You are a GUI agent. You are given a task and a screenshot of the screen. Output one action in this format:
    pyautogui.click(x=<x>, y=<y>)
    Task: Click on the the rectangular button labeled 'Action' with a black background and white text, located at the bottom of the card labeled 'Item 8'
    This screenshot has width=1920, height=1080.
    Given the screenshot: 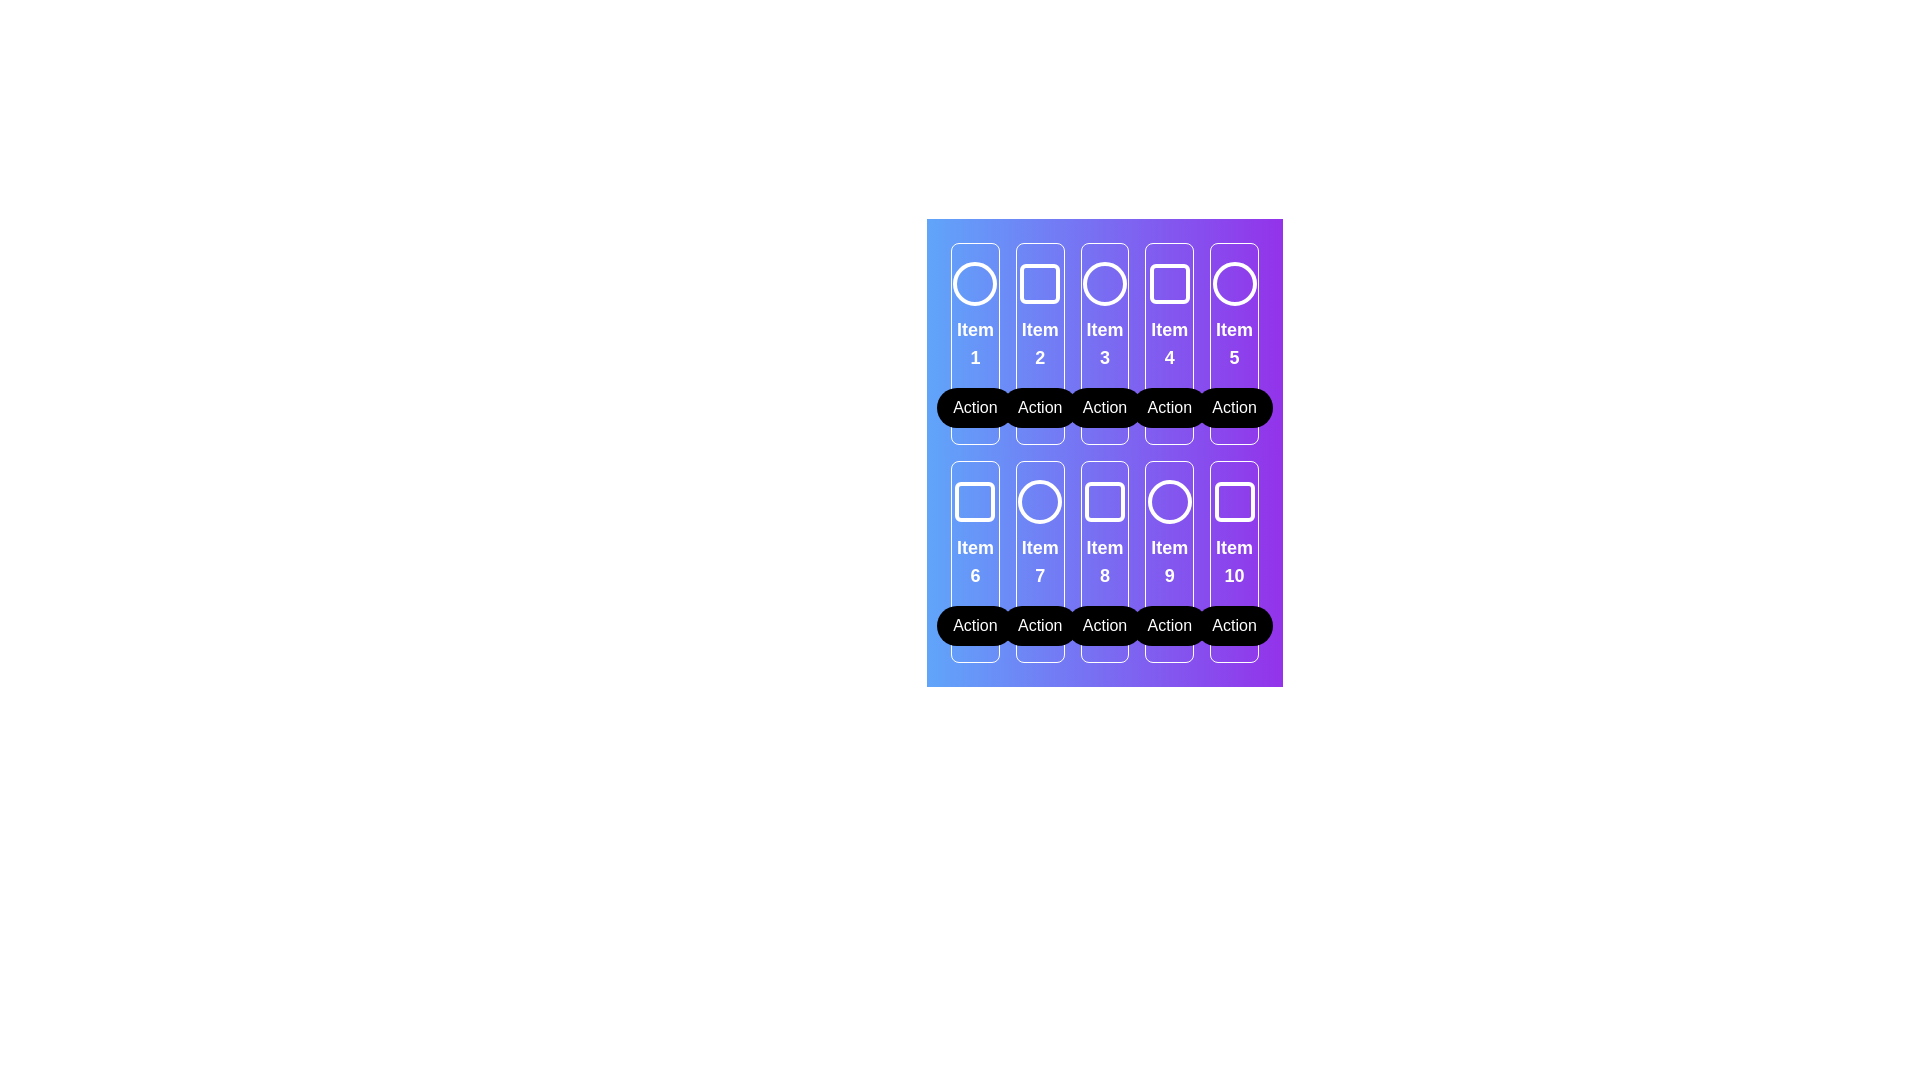 What is the action you would take?
    pyautogui.click(x=1103, y=624)
    